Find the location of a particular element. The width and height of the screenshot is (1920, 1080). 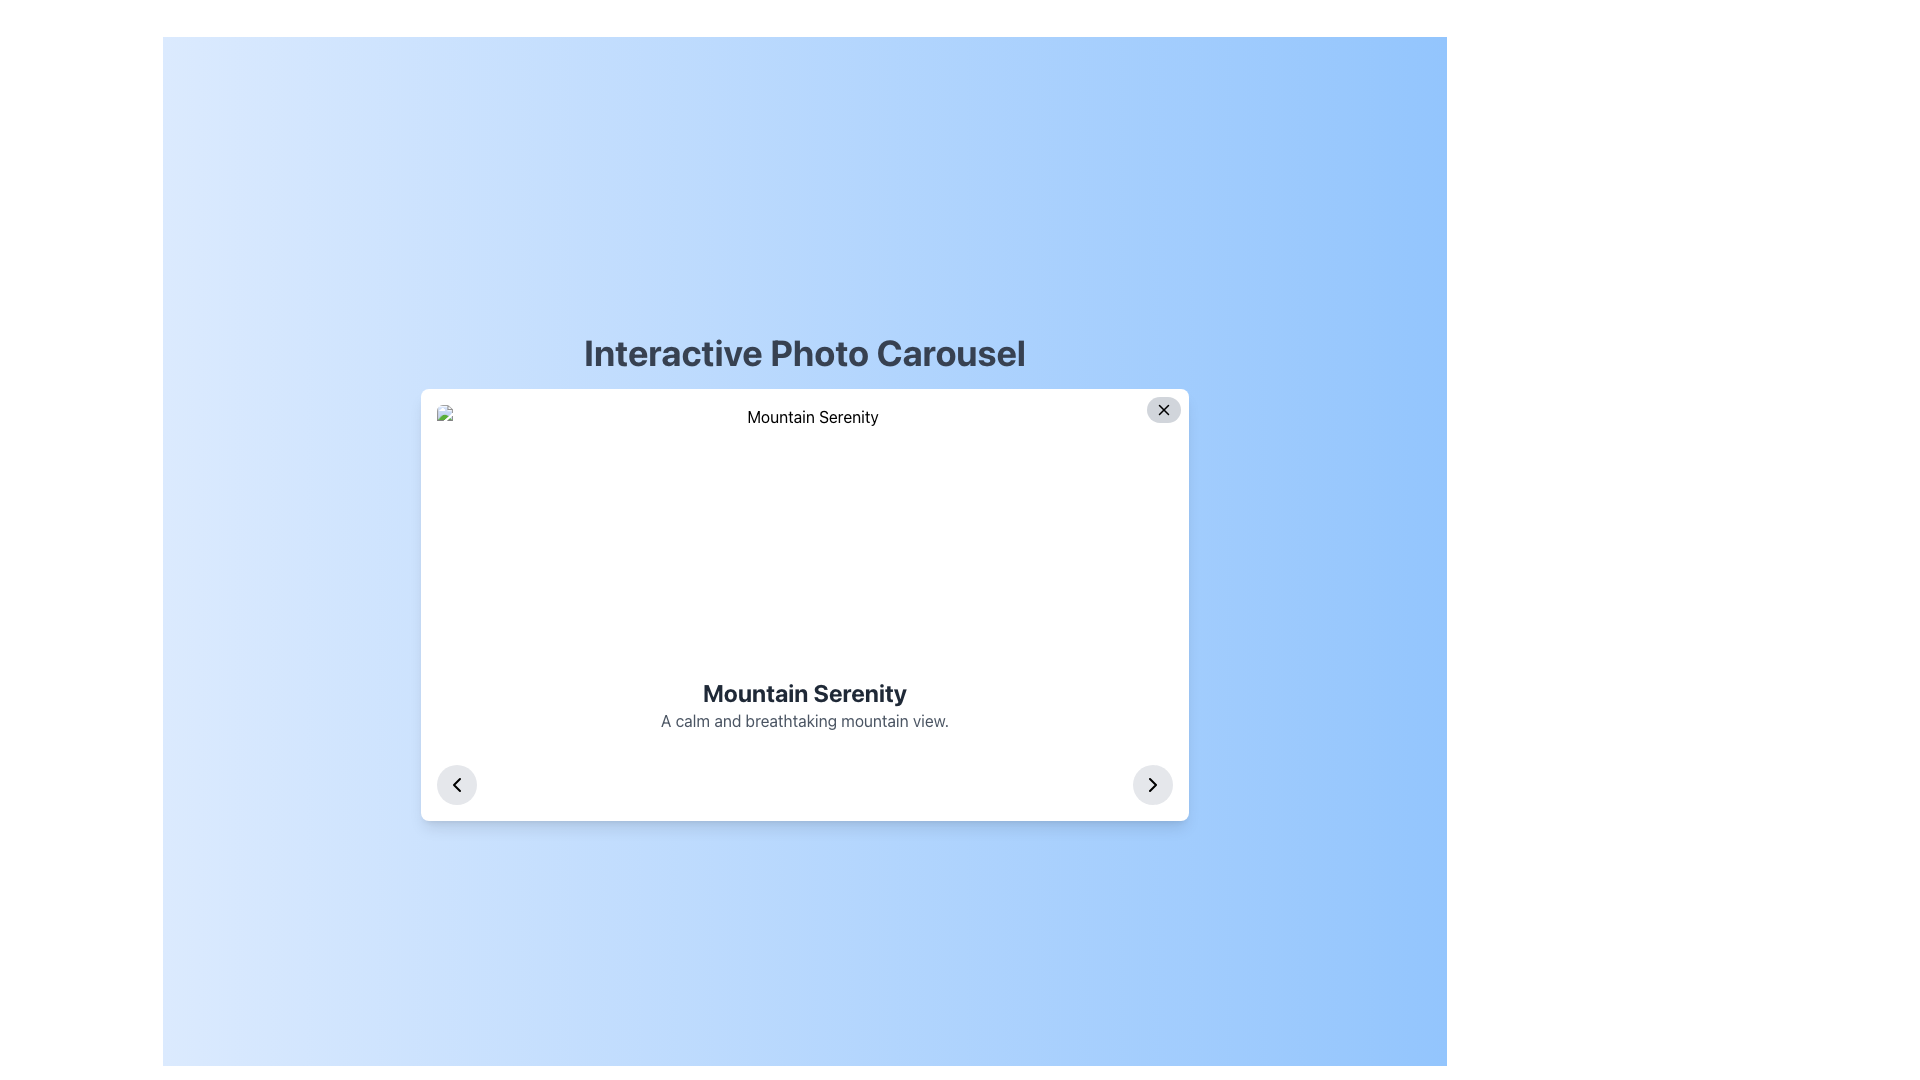

the close button located at the top-right corner of the modal is located at coordinates (1163, 408).